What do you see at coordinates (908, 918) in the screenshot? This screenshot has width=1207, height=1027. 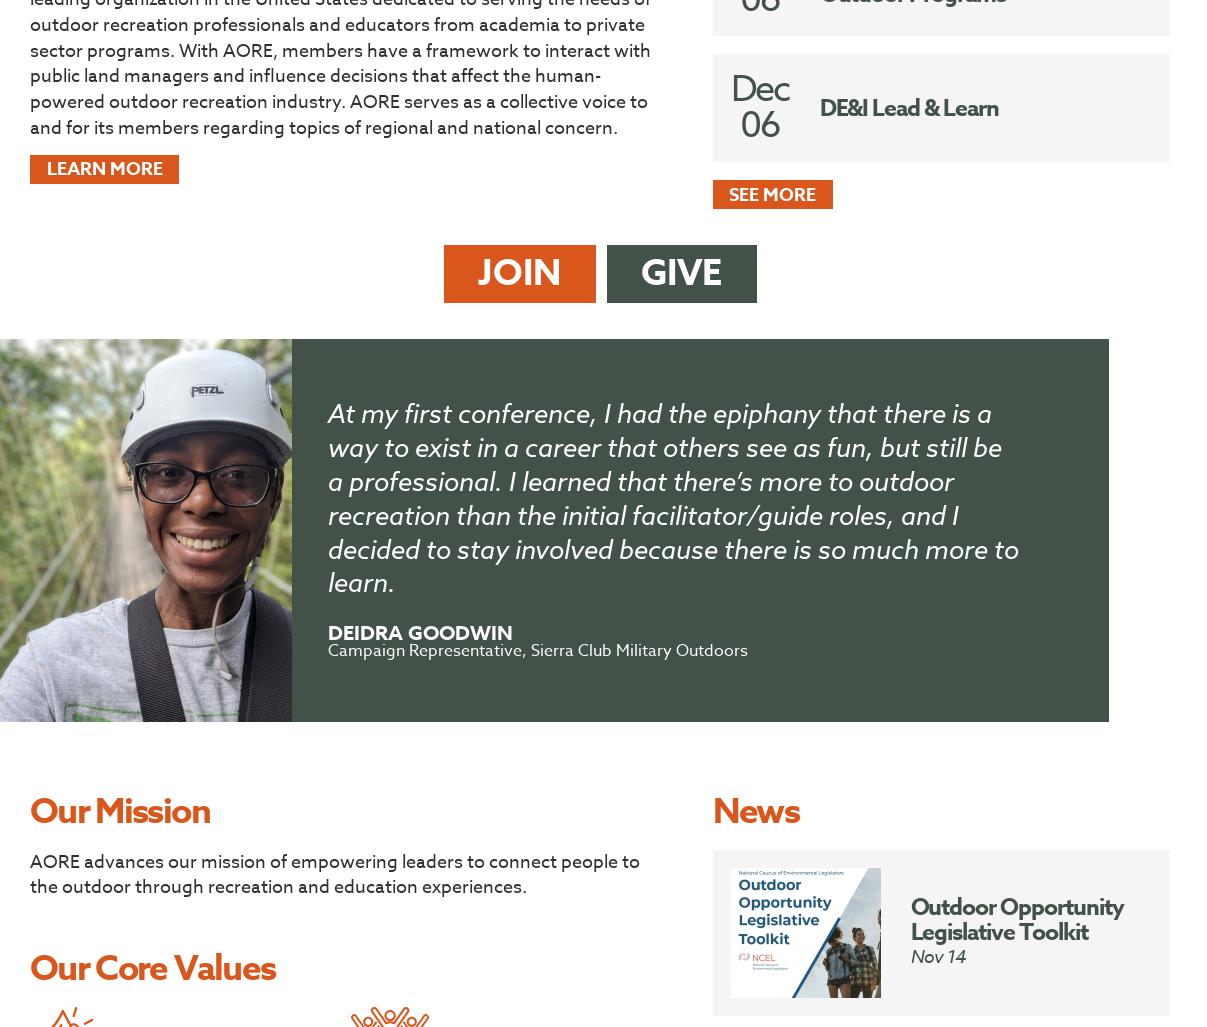 I see `'Outdoor Opportunity Legislative Toolkit'` at bounding box center [908, 918].